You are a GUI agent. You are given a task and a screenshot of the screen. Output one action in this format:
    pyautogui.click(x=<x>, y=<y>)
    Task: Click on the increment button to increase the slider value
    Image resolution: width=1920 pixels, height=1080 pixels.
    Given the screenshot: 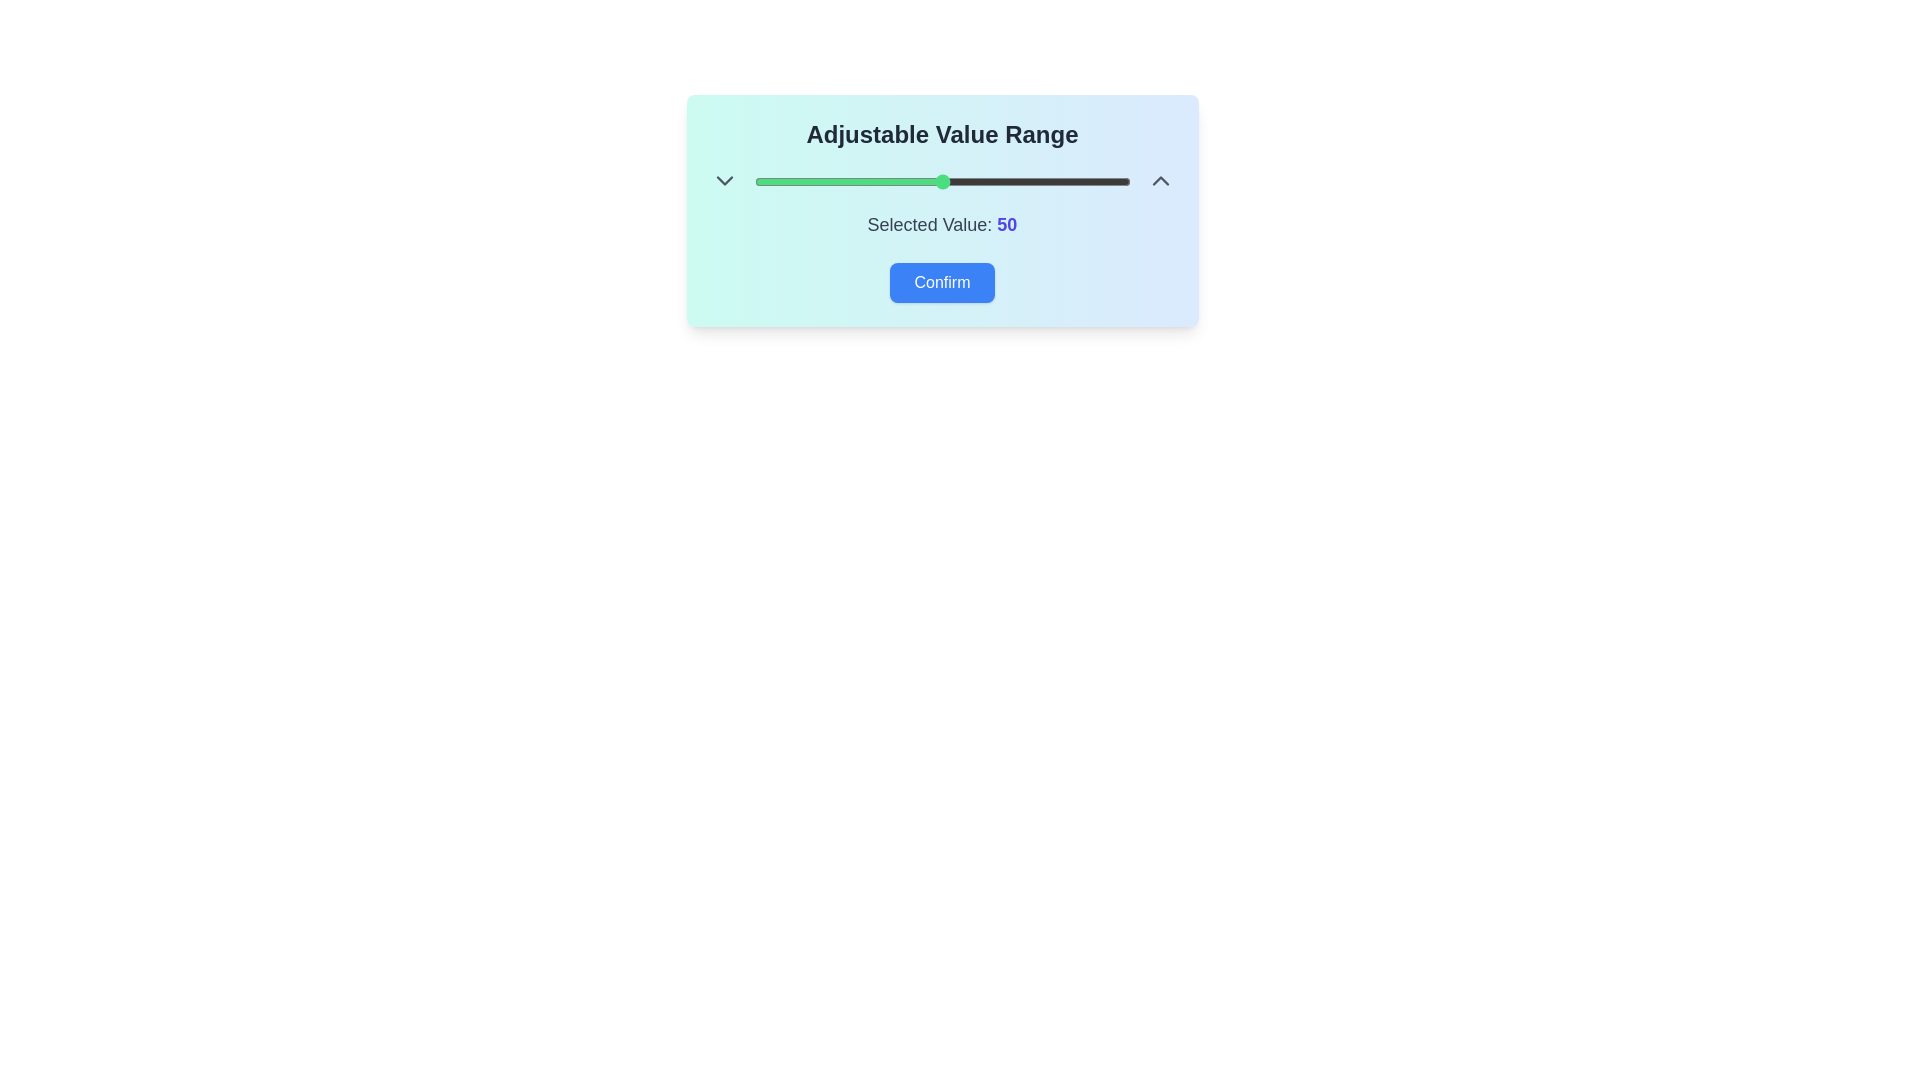 What is the action you would take?
    pyautogui.click(x=1160, y=181)
    